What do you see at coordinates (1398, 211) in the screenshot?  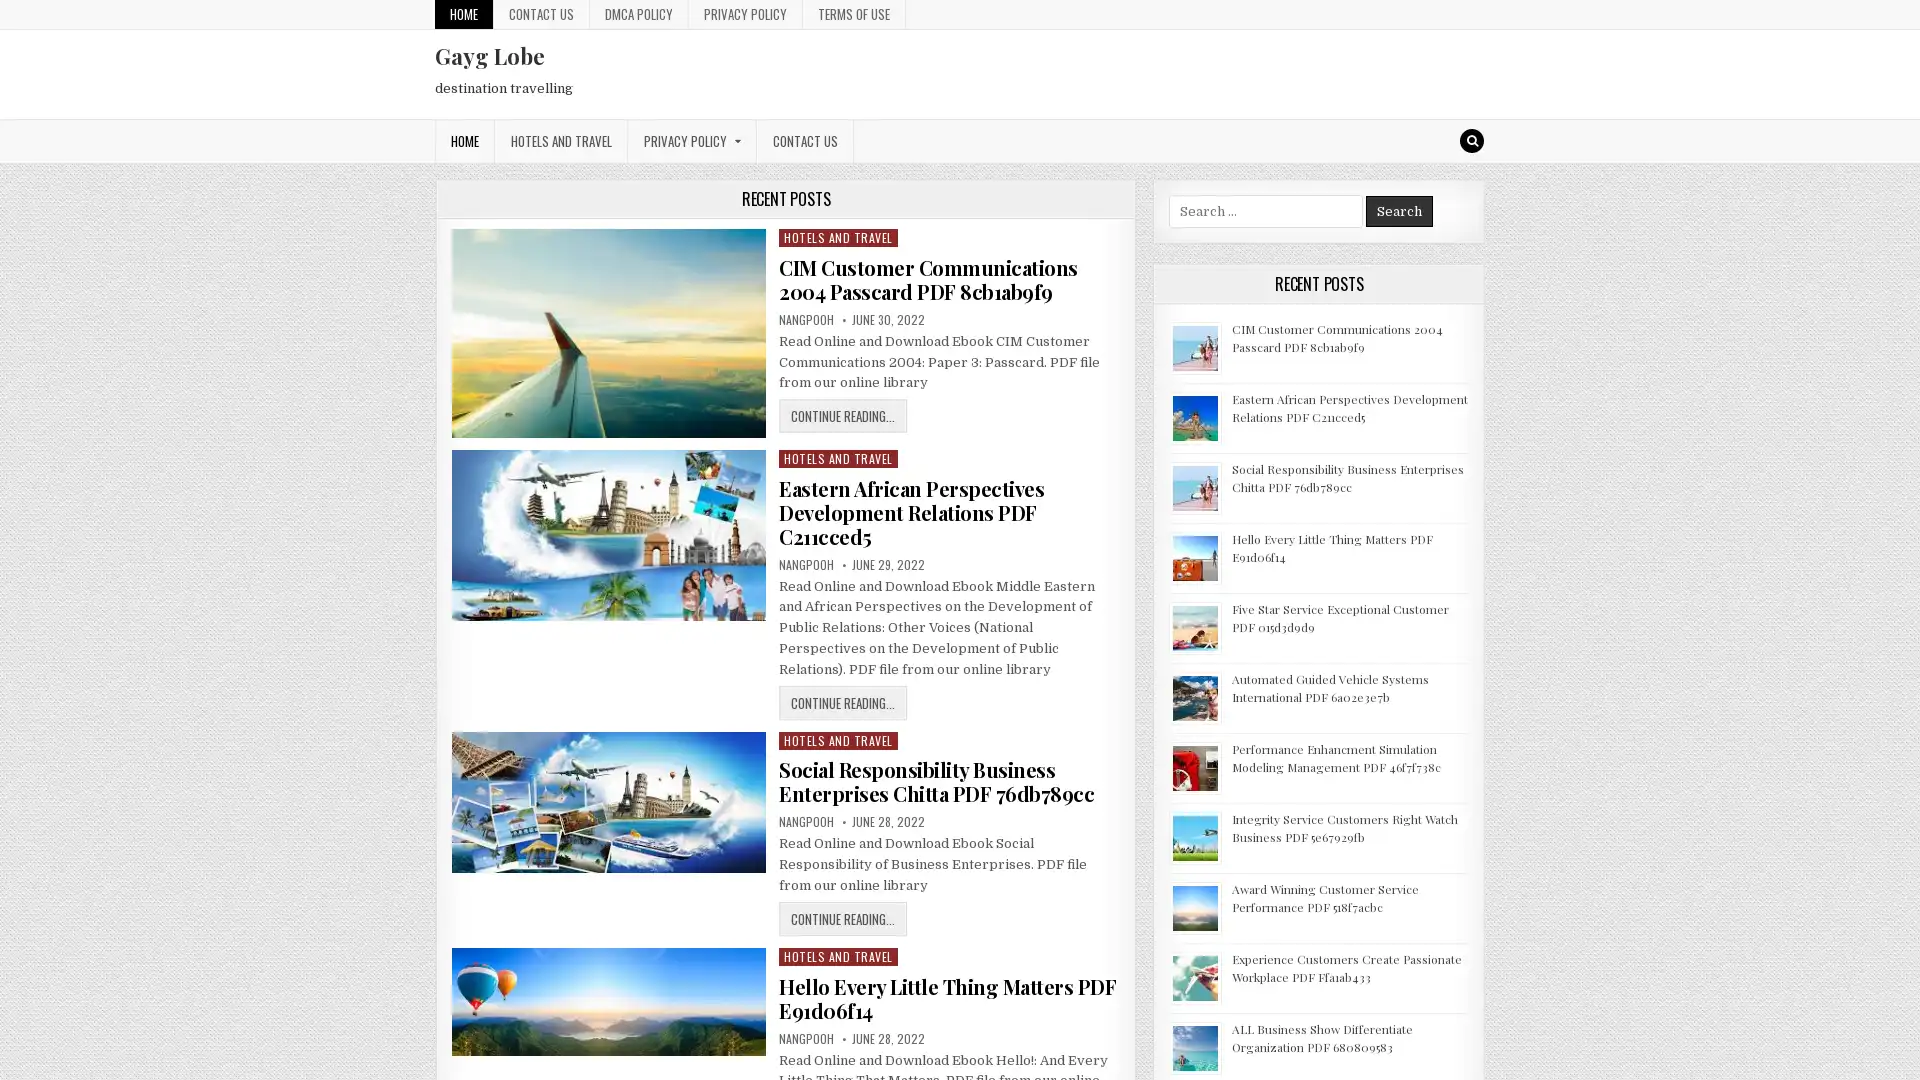 I see `Search` at bounding box center [1398, 211].